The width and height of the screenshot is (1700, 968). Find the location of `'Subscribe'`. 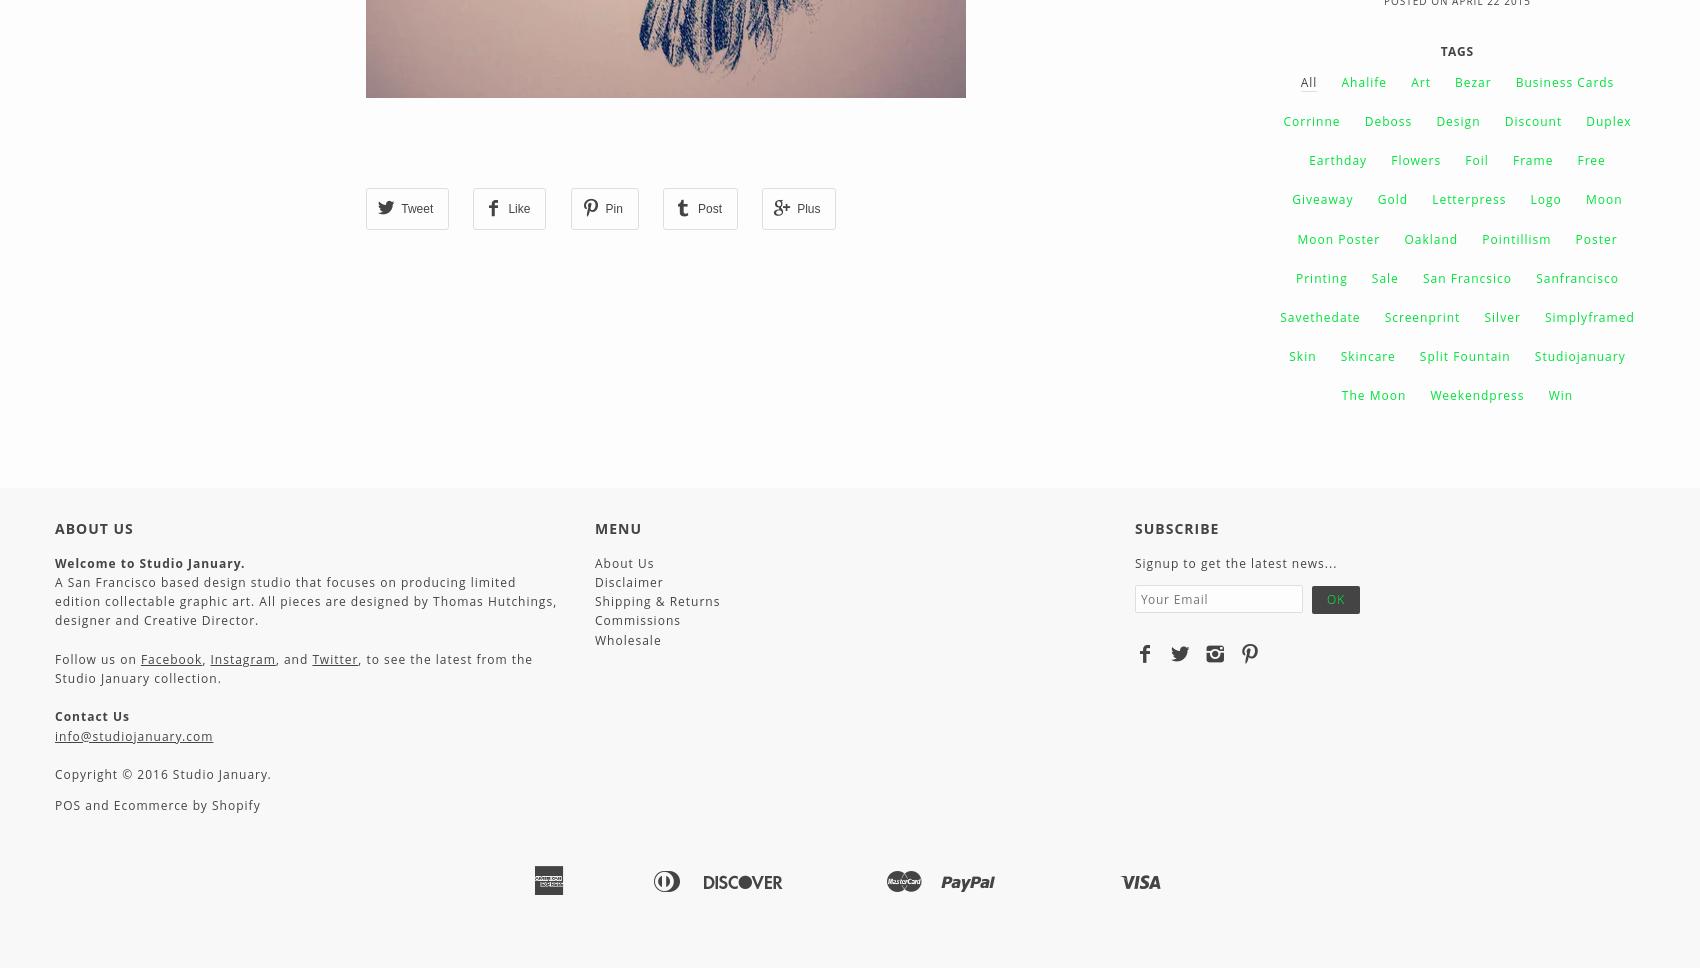

'Subscribe' is located at coordinates (1175, 526).